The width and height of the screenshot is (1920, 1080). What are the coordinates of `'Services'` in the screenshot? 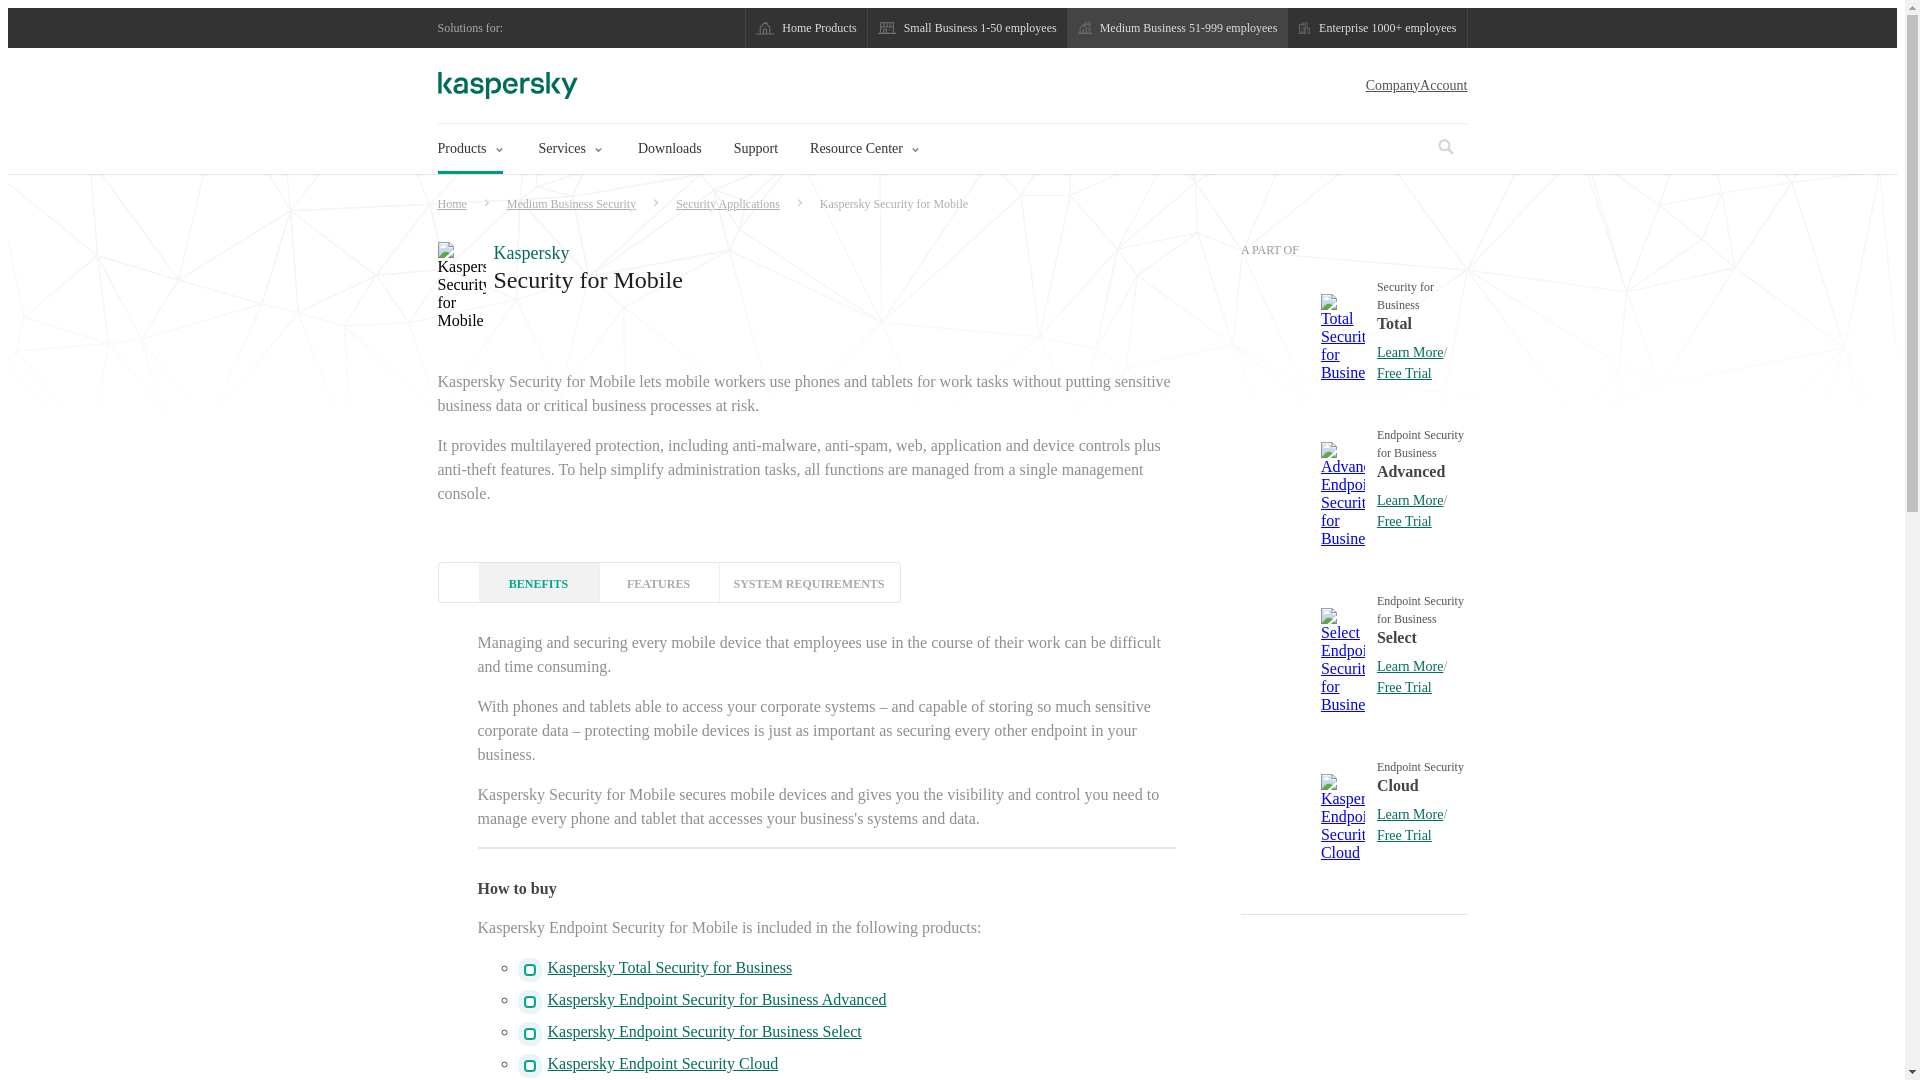 It's located at (568, 148).